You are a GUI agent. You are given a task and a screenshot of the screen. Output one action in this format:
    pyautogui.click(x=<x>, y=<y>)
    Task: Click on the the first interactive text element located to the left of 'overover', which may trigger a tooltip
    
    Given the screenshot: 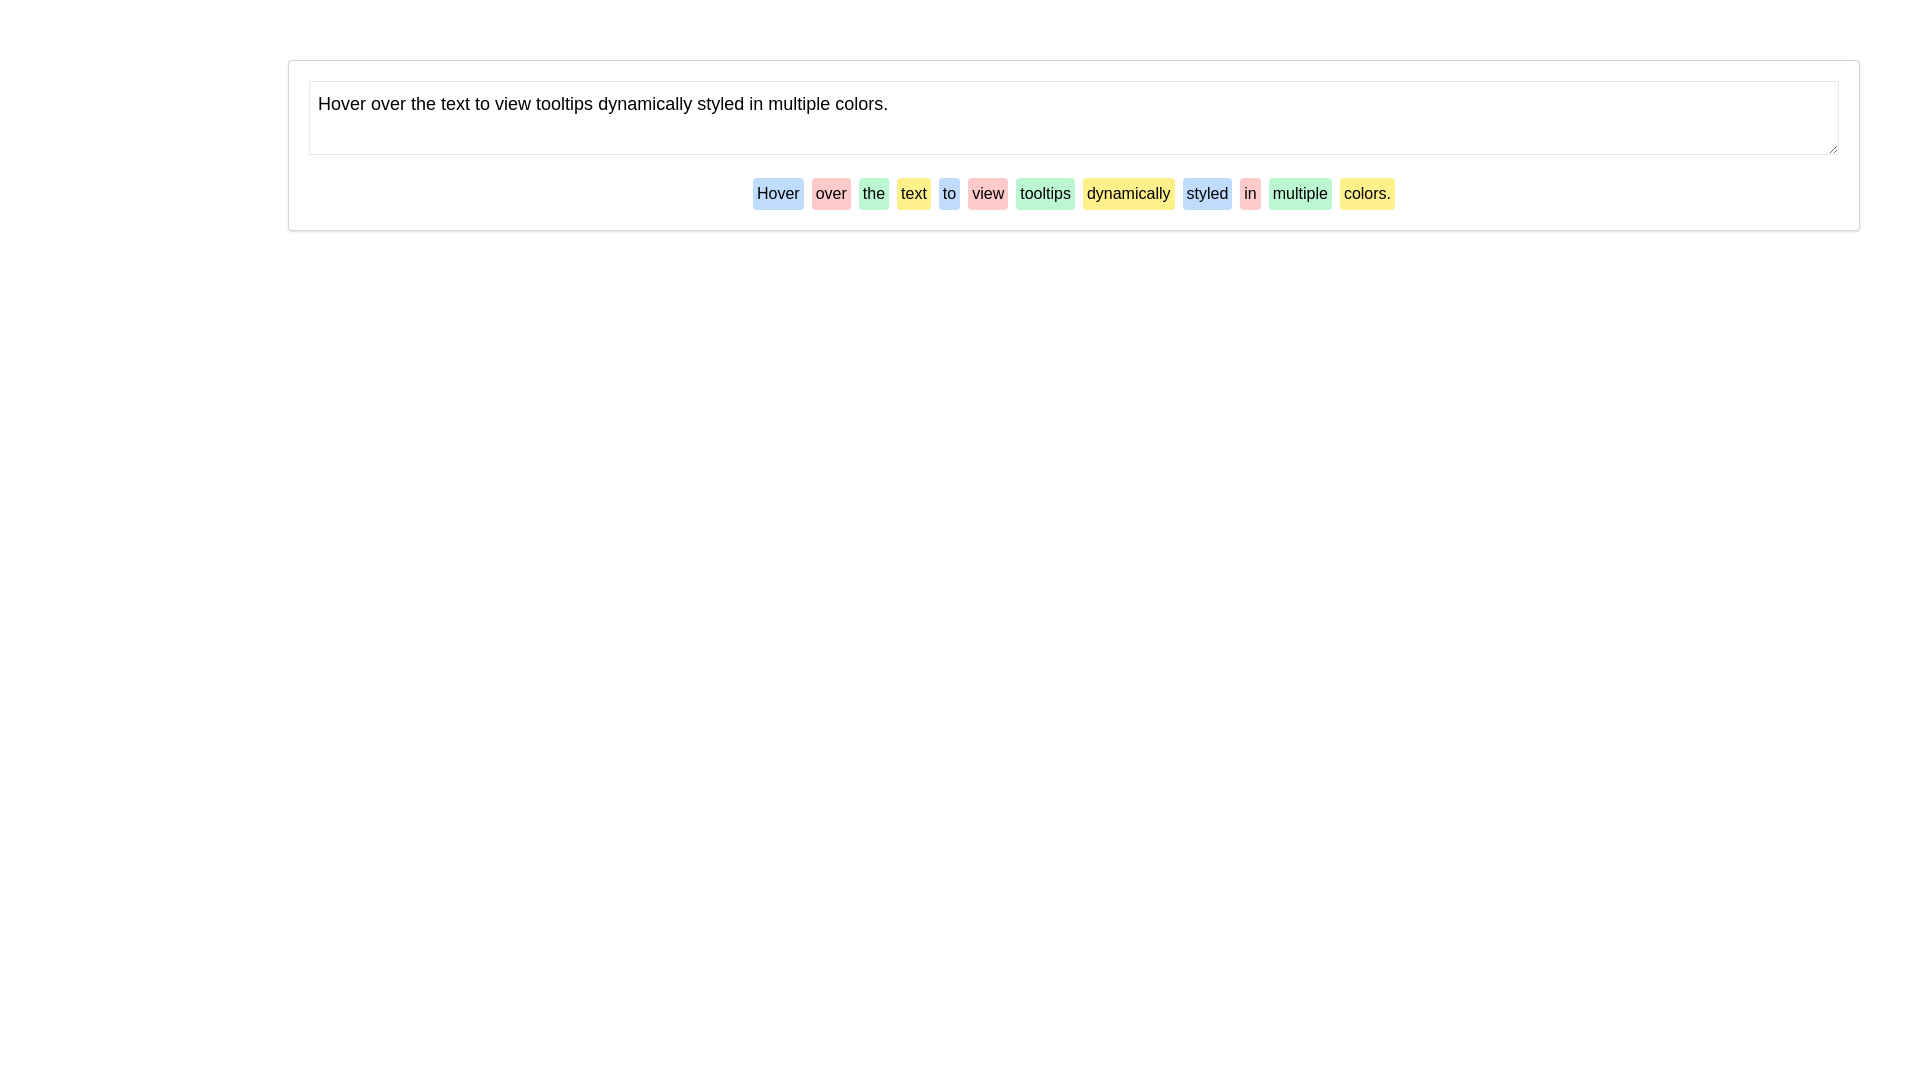 What is the action you would take?
    pyautogui.click(x=777, y=193)
    